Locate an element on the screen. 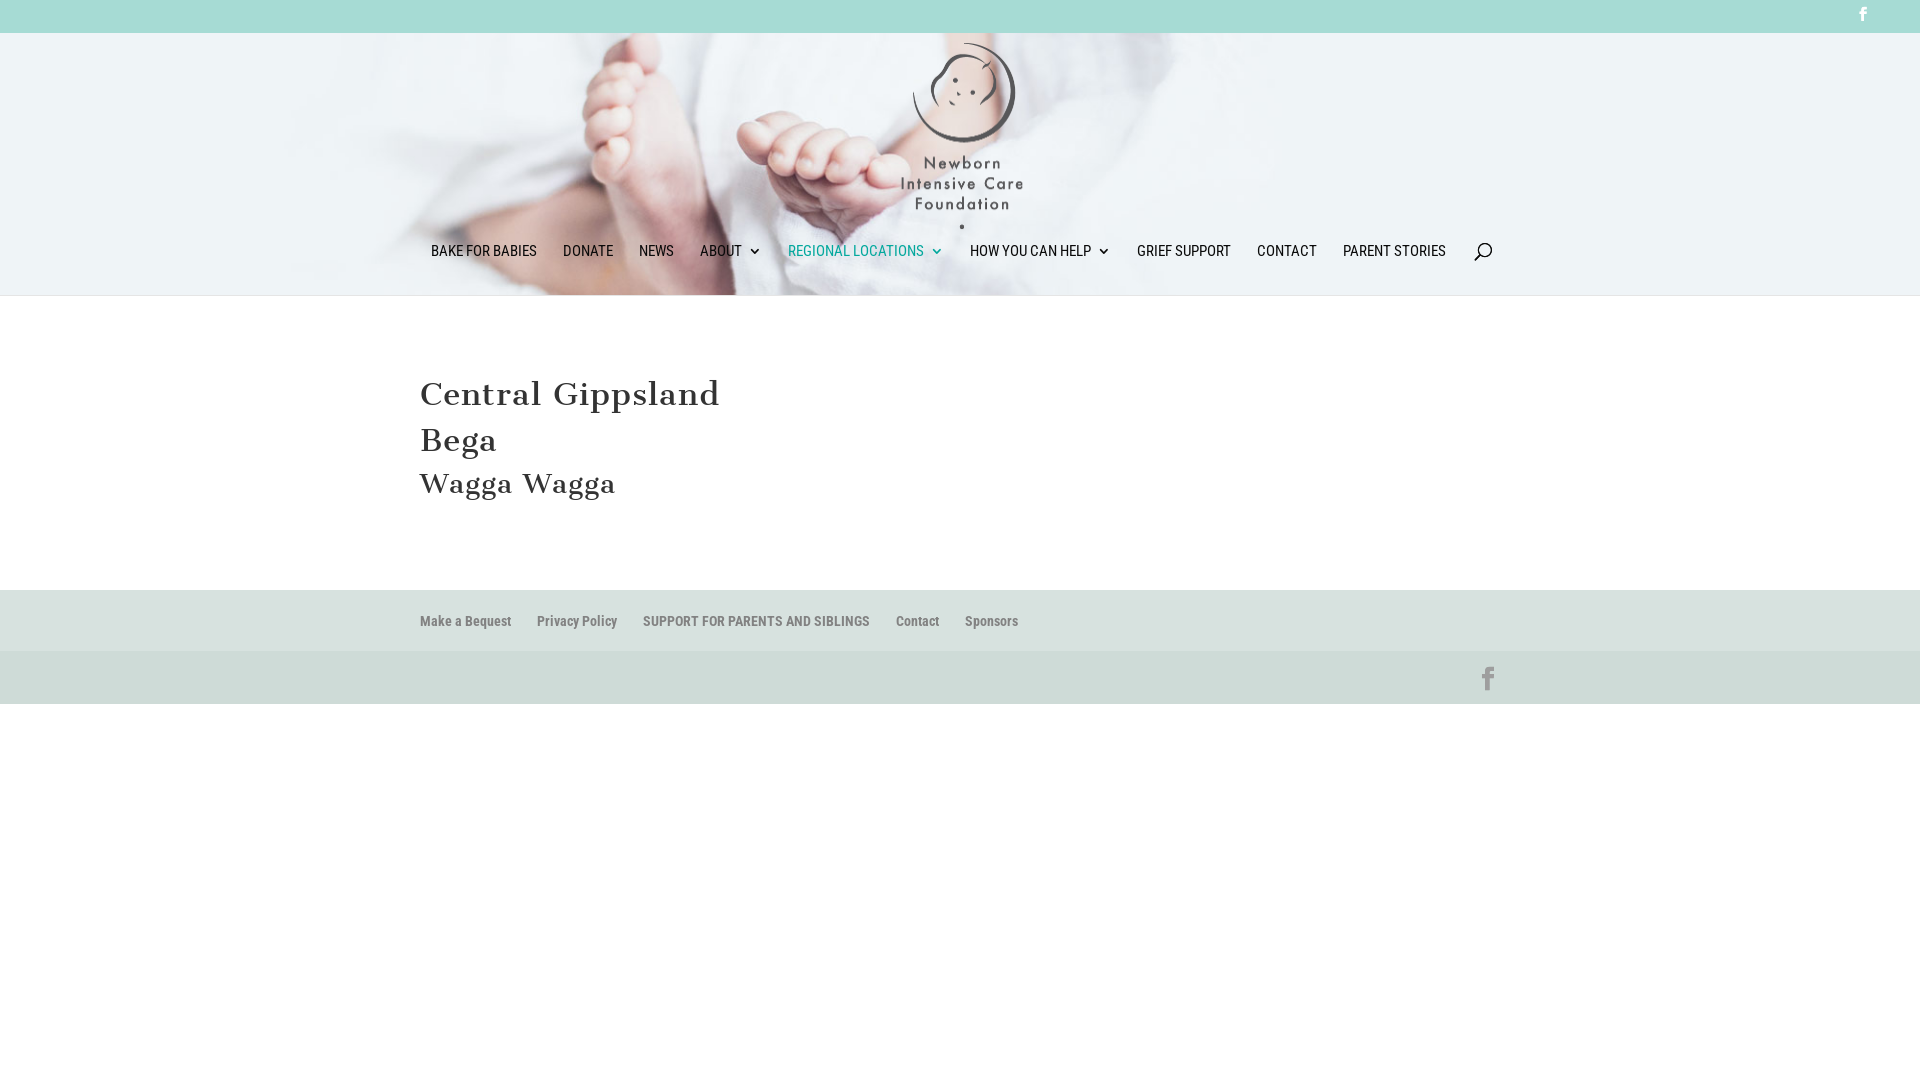 Image resolution: width=1920 pixels, height=1080 pixels. 'DONATE' is located at coordinates (585, 268).